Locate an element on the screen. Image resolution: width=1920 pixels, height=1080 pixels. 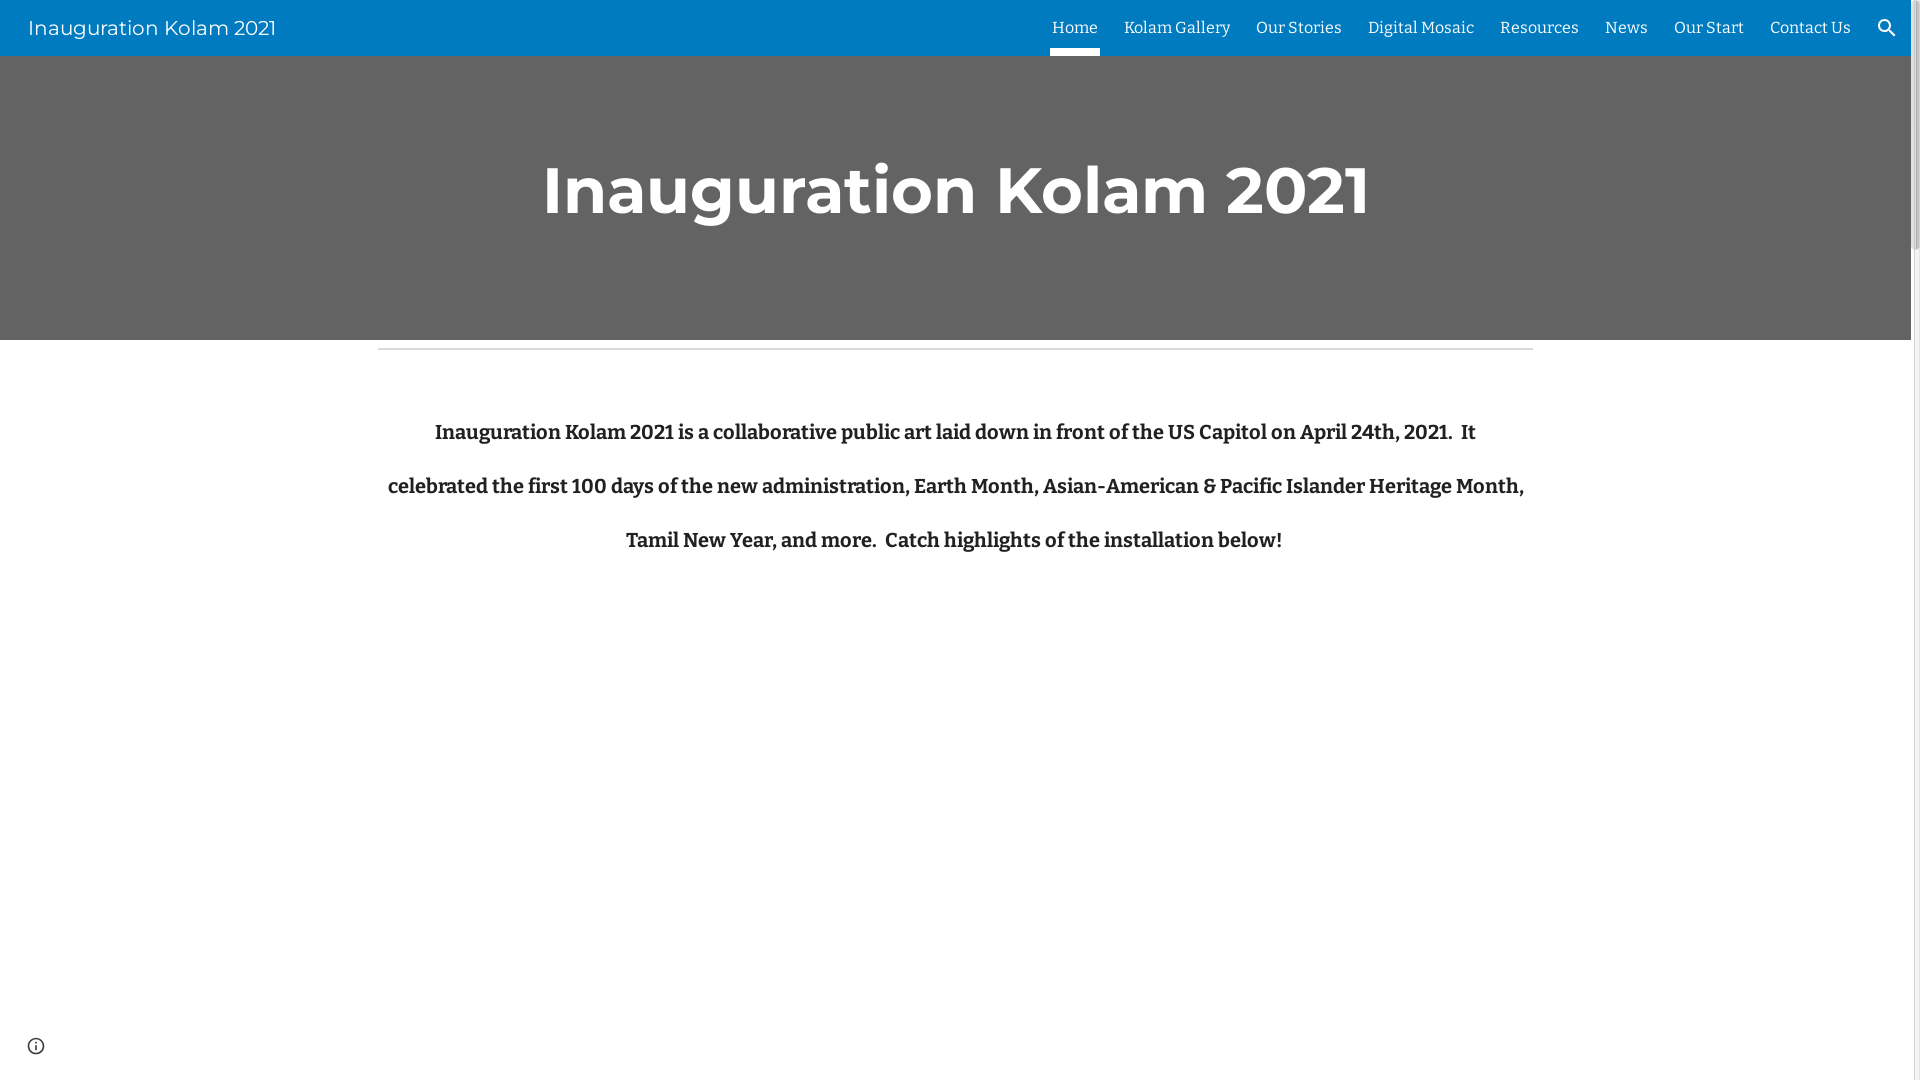
'News' is located at coordinates (1604, 27).